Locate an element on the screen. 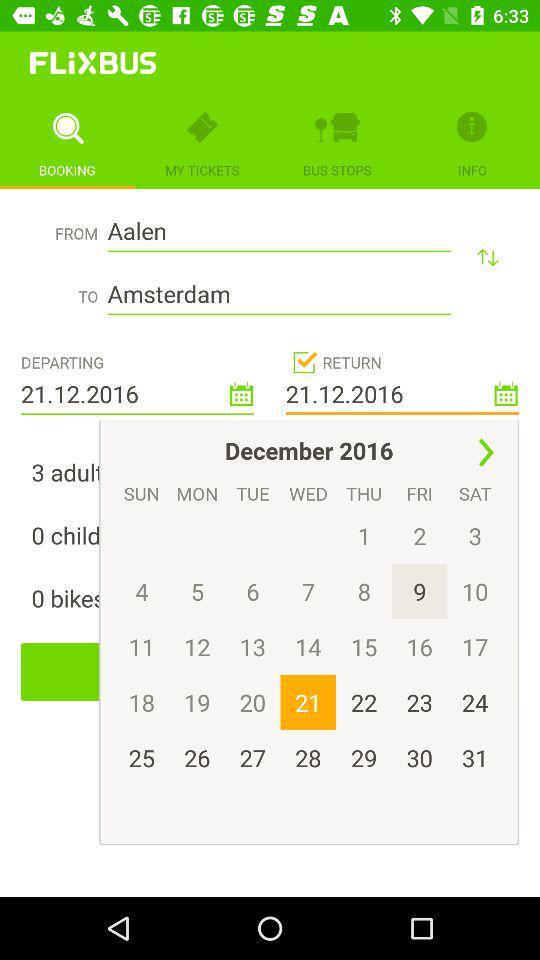 This screenshot has height=960, width=540. move to next month is located at coordinates (485, 453).